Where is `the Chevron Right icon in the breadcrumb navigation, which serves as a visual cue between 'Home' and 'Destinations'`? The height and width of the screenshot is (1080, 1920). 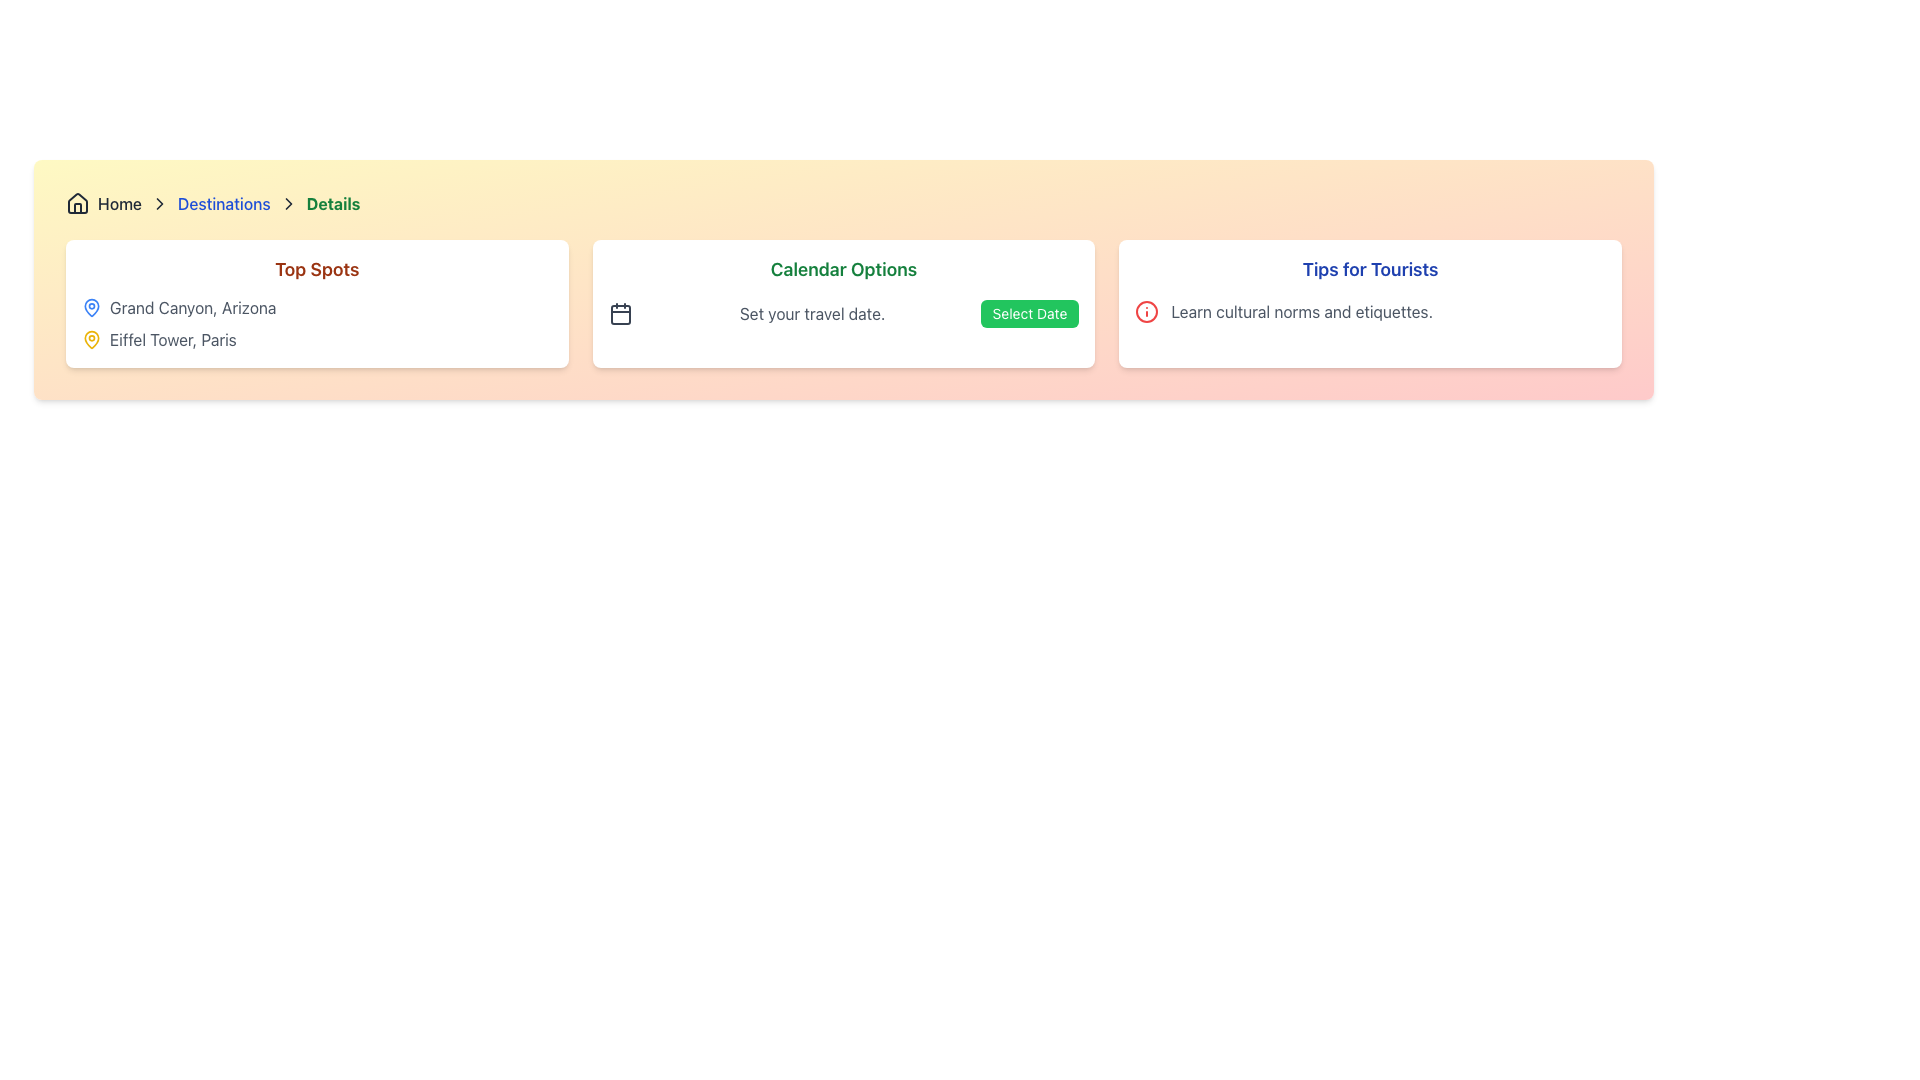
the Chevron Right icon in the breadcrumb navigation, which serves as a visual cue between 'Home' and 'Destinations' is located at coordinates (158, 204).